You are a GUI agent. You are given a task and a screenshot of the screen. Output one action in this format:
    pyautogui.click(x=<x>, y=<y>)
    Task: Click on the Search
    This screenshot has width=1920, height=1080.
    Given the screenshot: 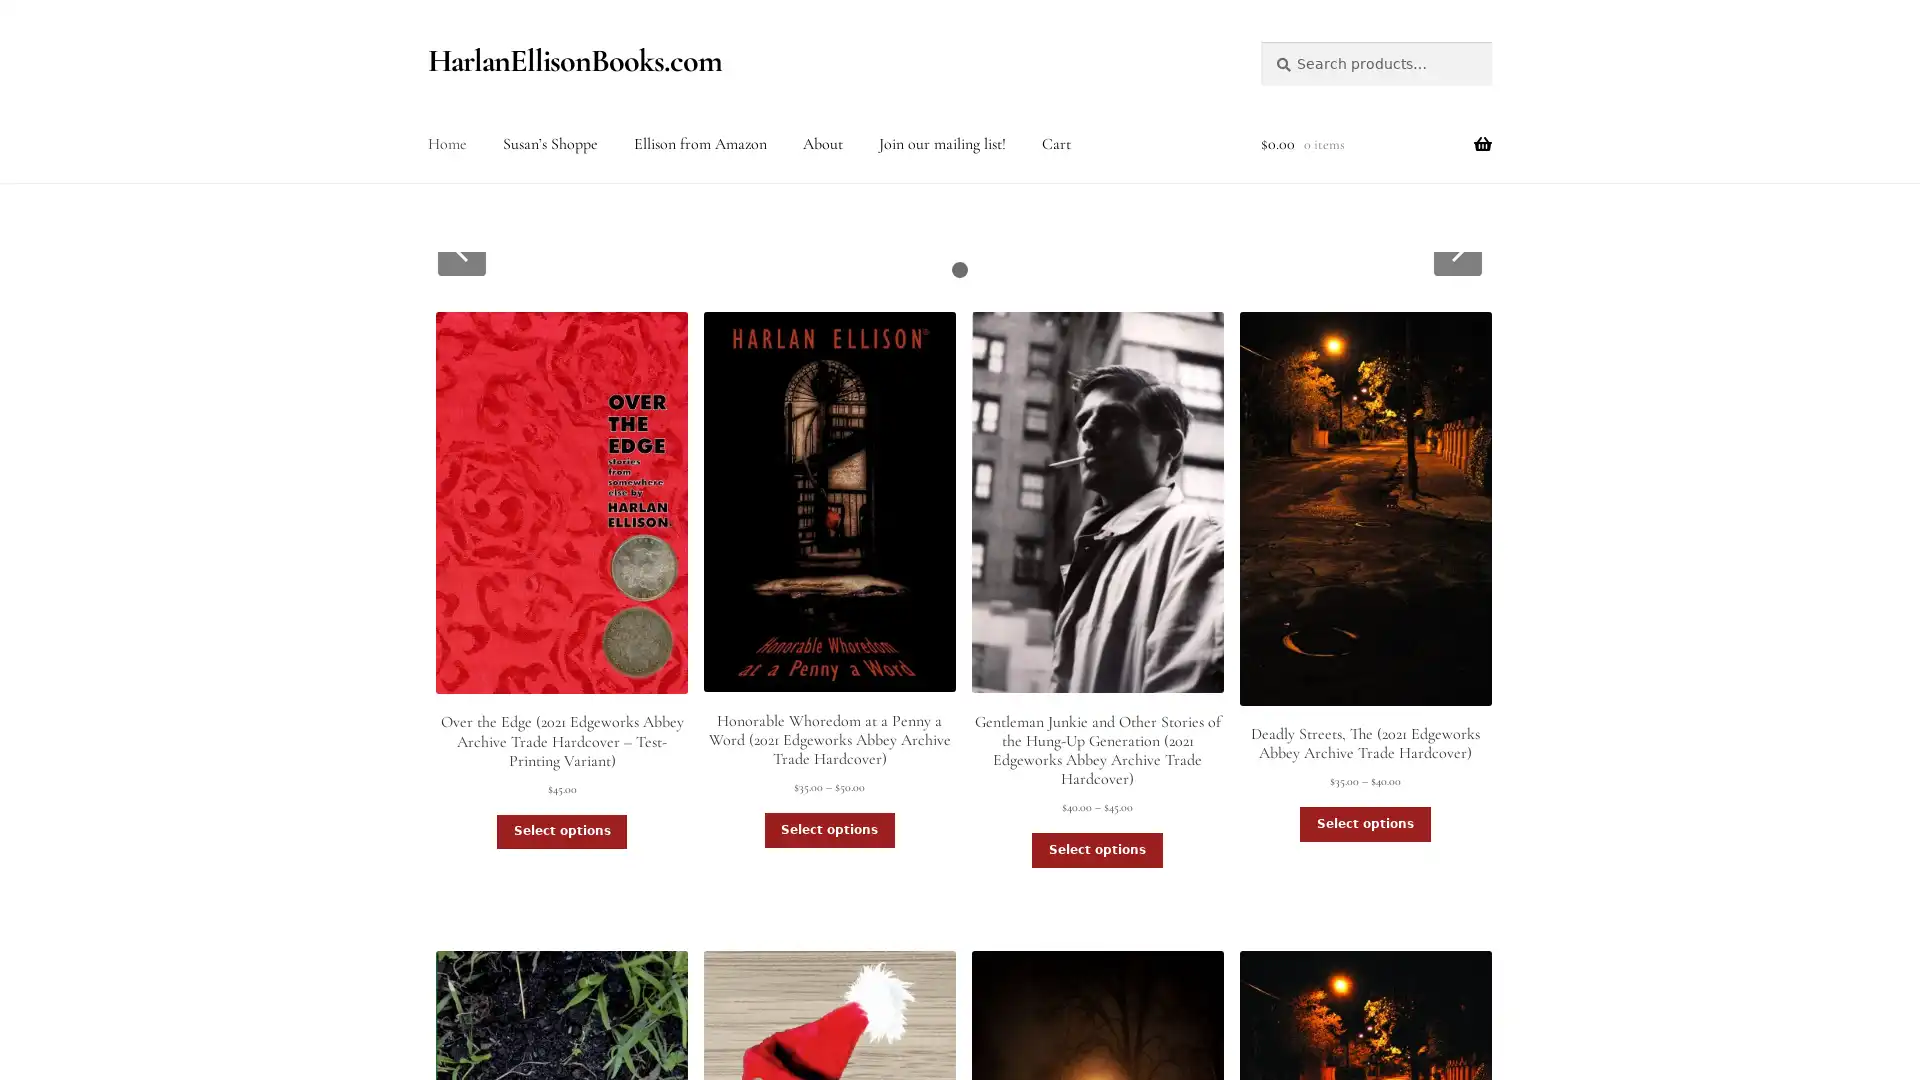 What is the action you would take?
    pyautogui.click(x=1258, y=40)
    